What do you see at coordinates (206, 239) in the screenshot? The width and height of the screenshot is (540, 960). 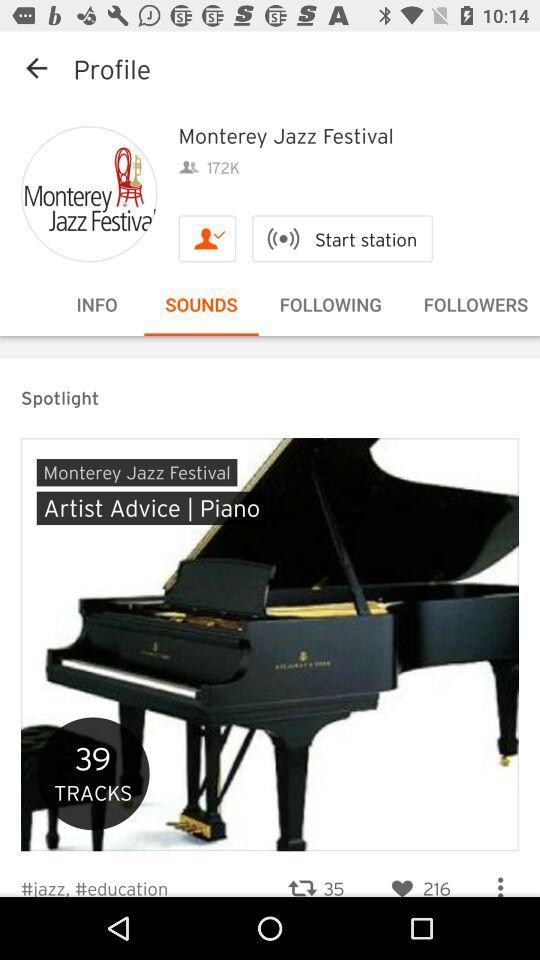 I see `the icon which is beside the start station` at bounding box center [206, 239].